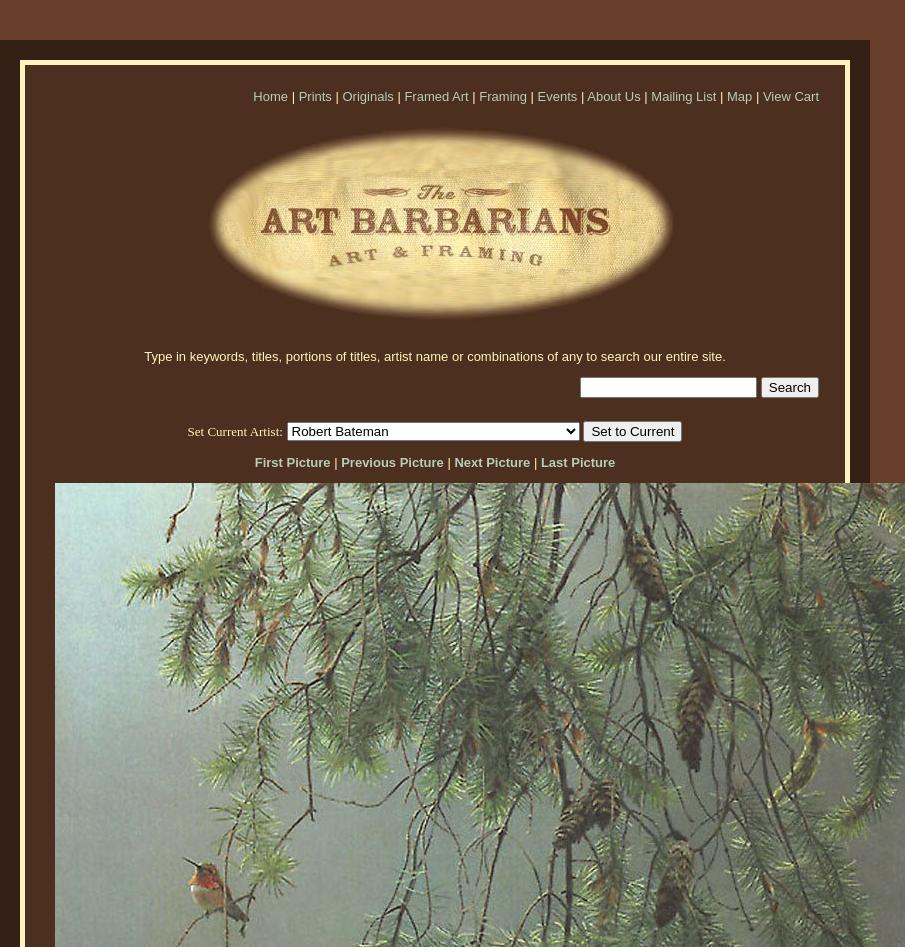 The width and height of the screenshot is (905, 947). What do you see at coordinates (435, 95) in the screenshot?
I see `'Framed Art'` at bounding box center [435, 95].